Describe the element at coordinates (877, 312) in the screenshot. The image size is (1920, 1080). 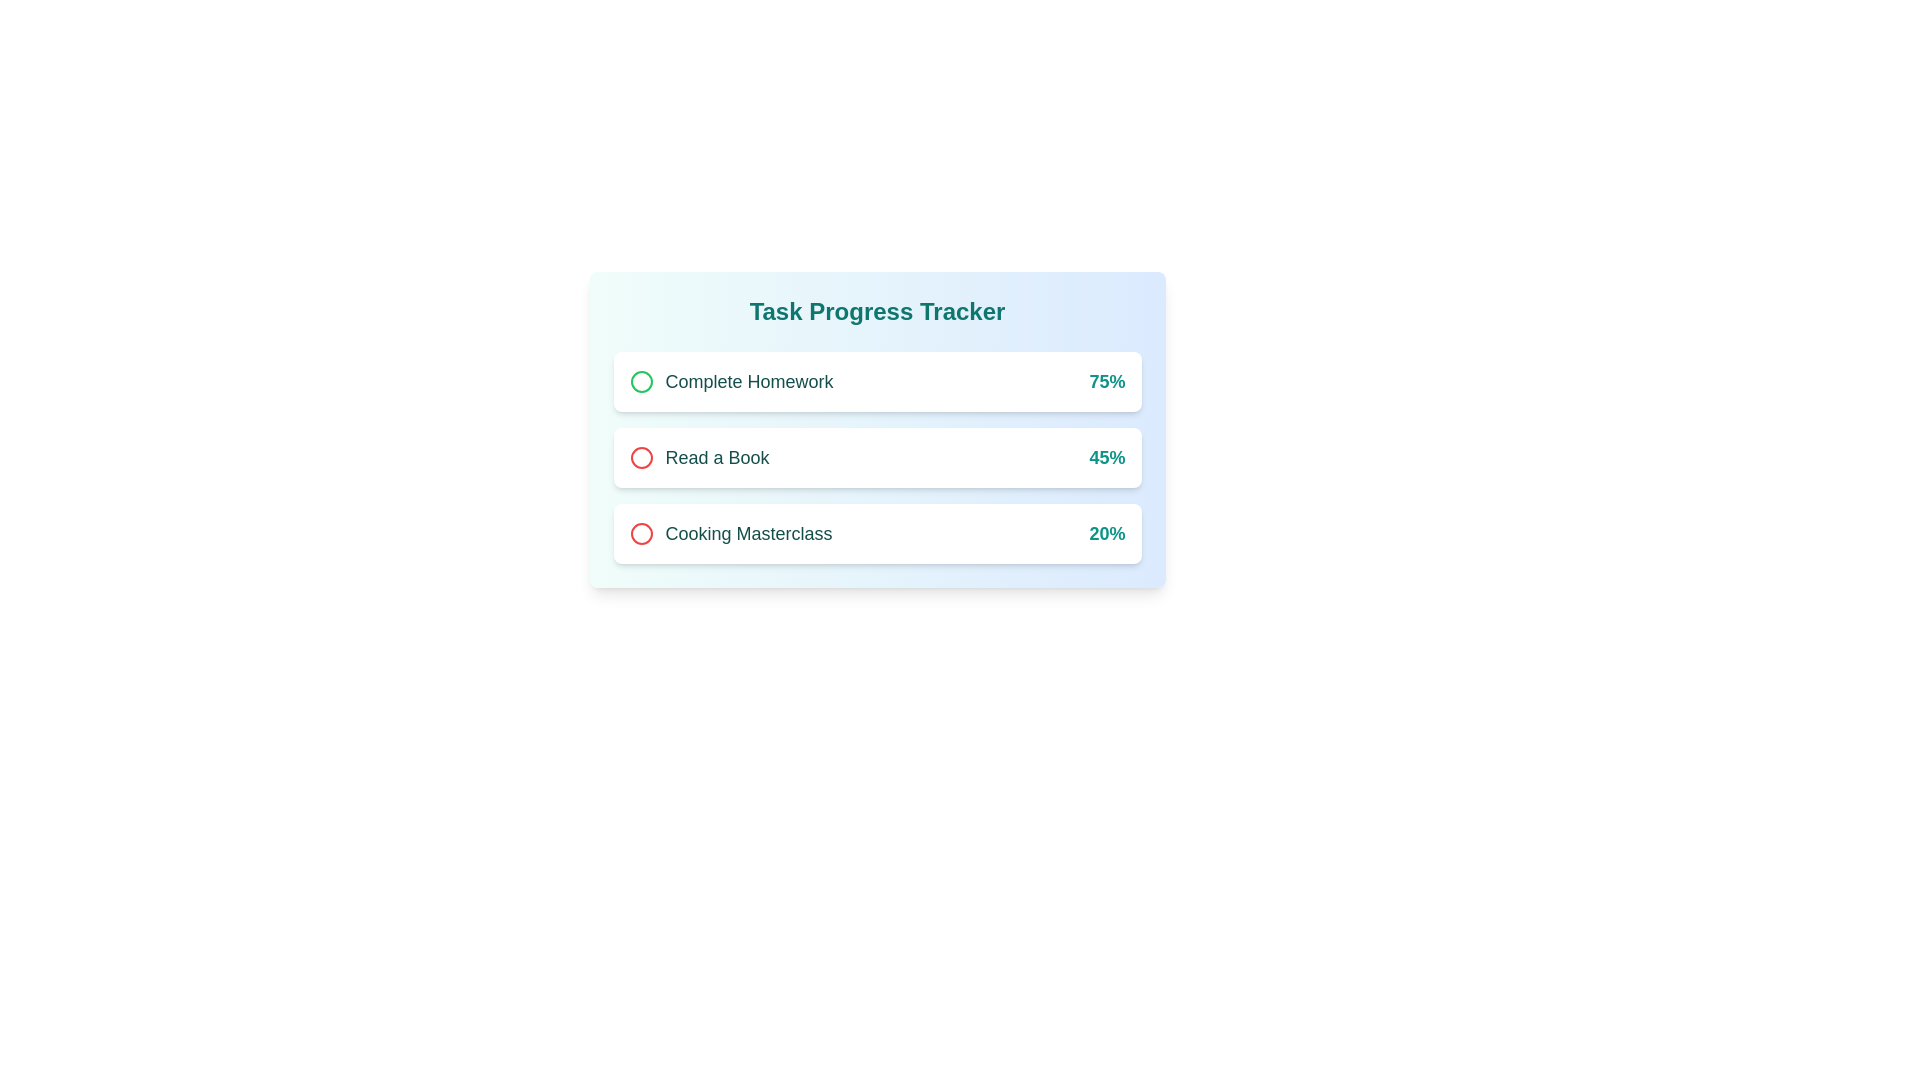
I see `text header displaying 'Task Progress Tracker', which is bold and teal-colored, located at the top of the card component` at that location.